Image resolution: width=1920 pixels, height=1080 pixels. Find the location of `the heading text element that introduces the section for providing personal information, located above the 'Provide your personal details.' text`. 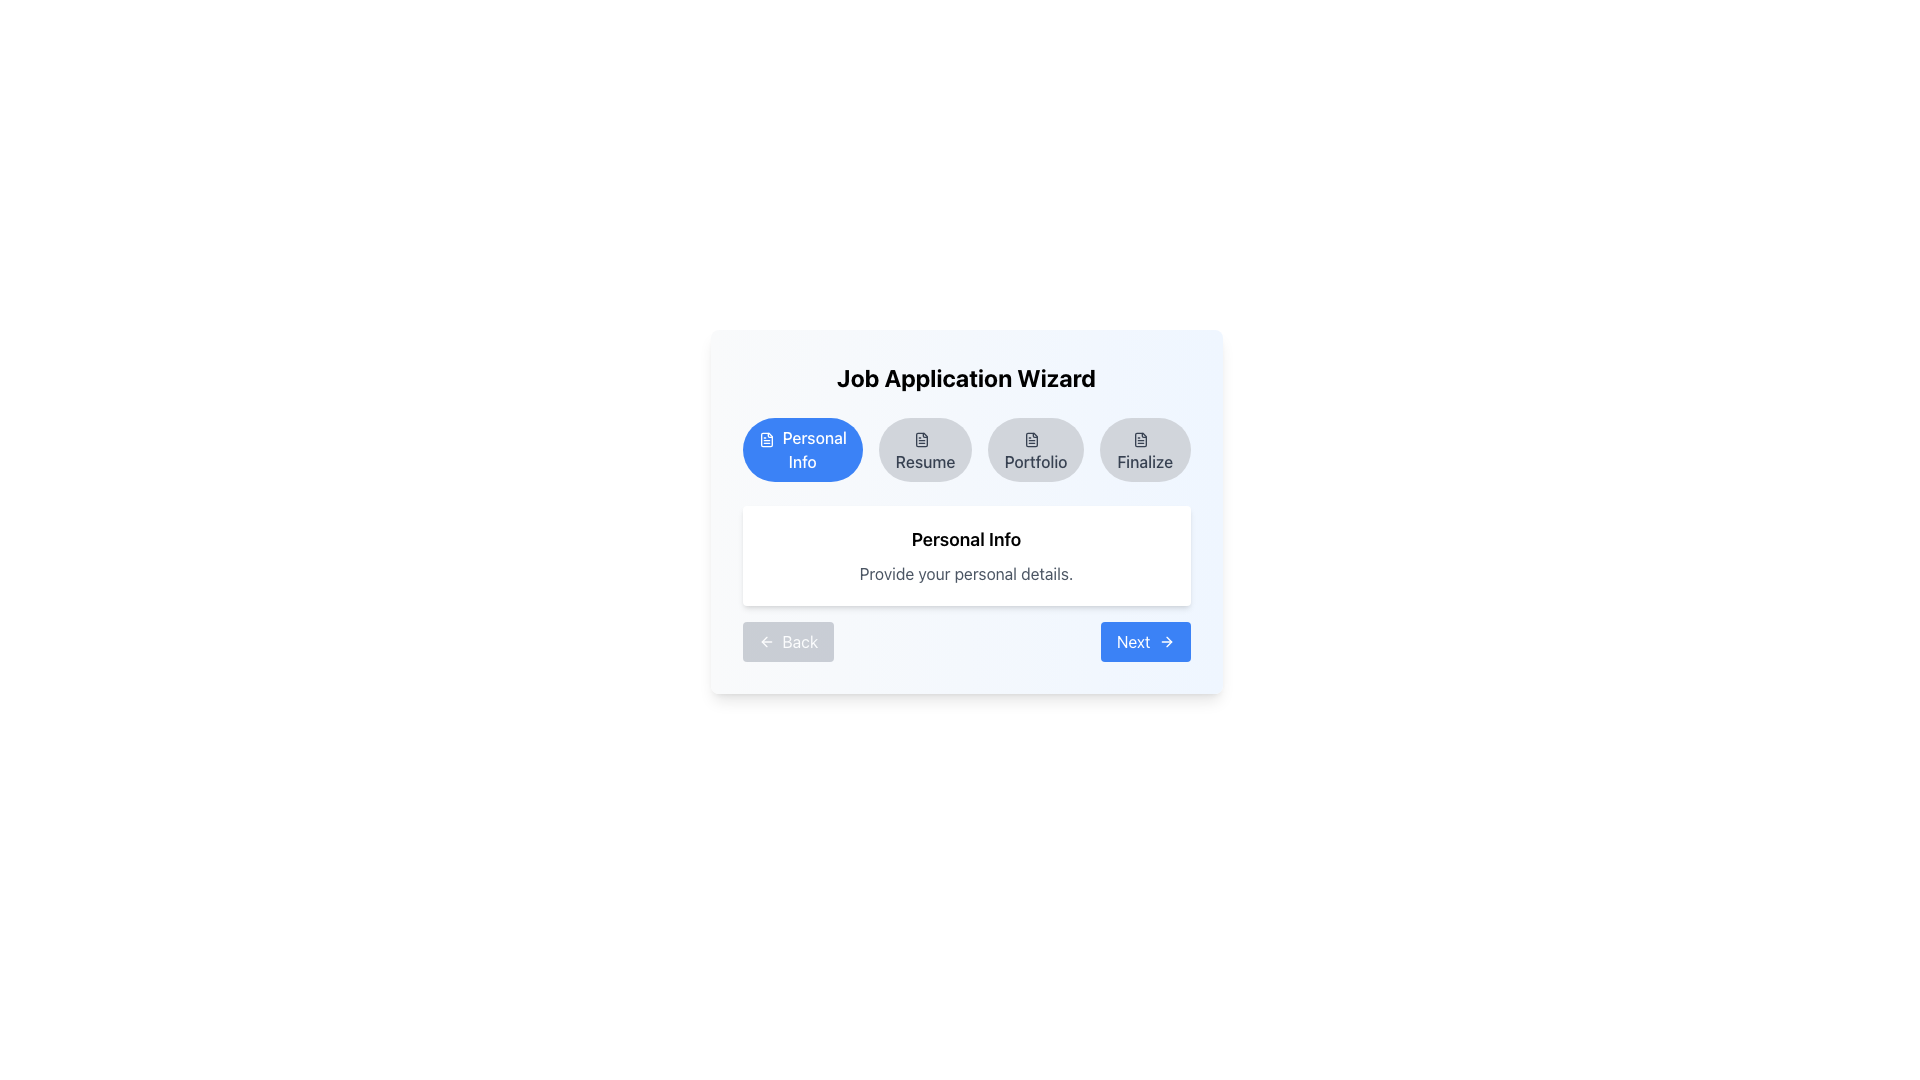

the heading text element that introduces the section for providing personal information, located above the 'Provide your personal details.' text is located at coordinates (966, 540).